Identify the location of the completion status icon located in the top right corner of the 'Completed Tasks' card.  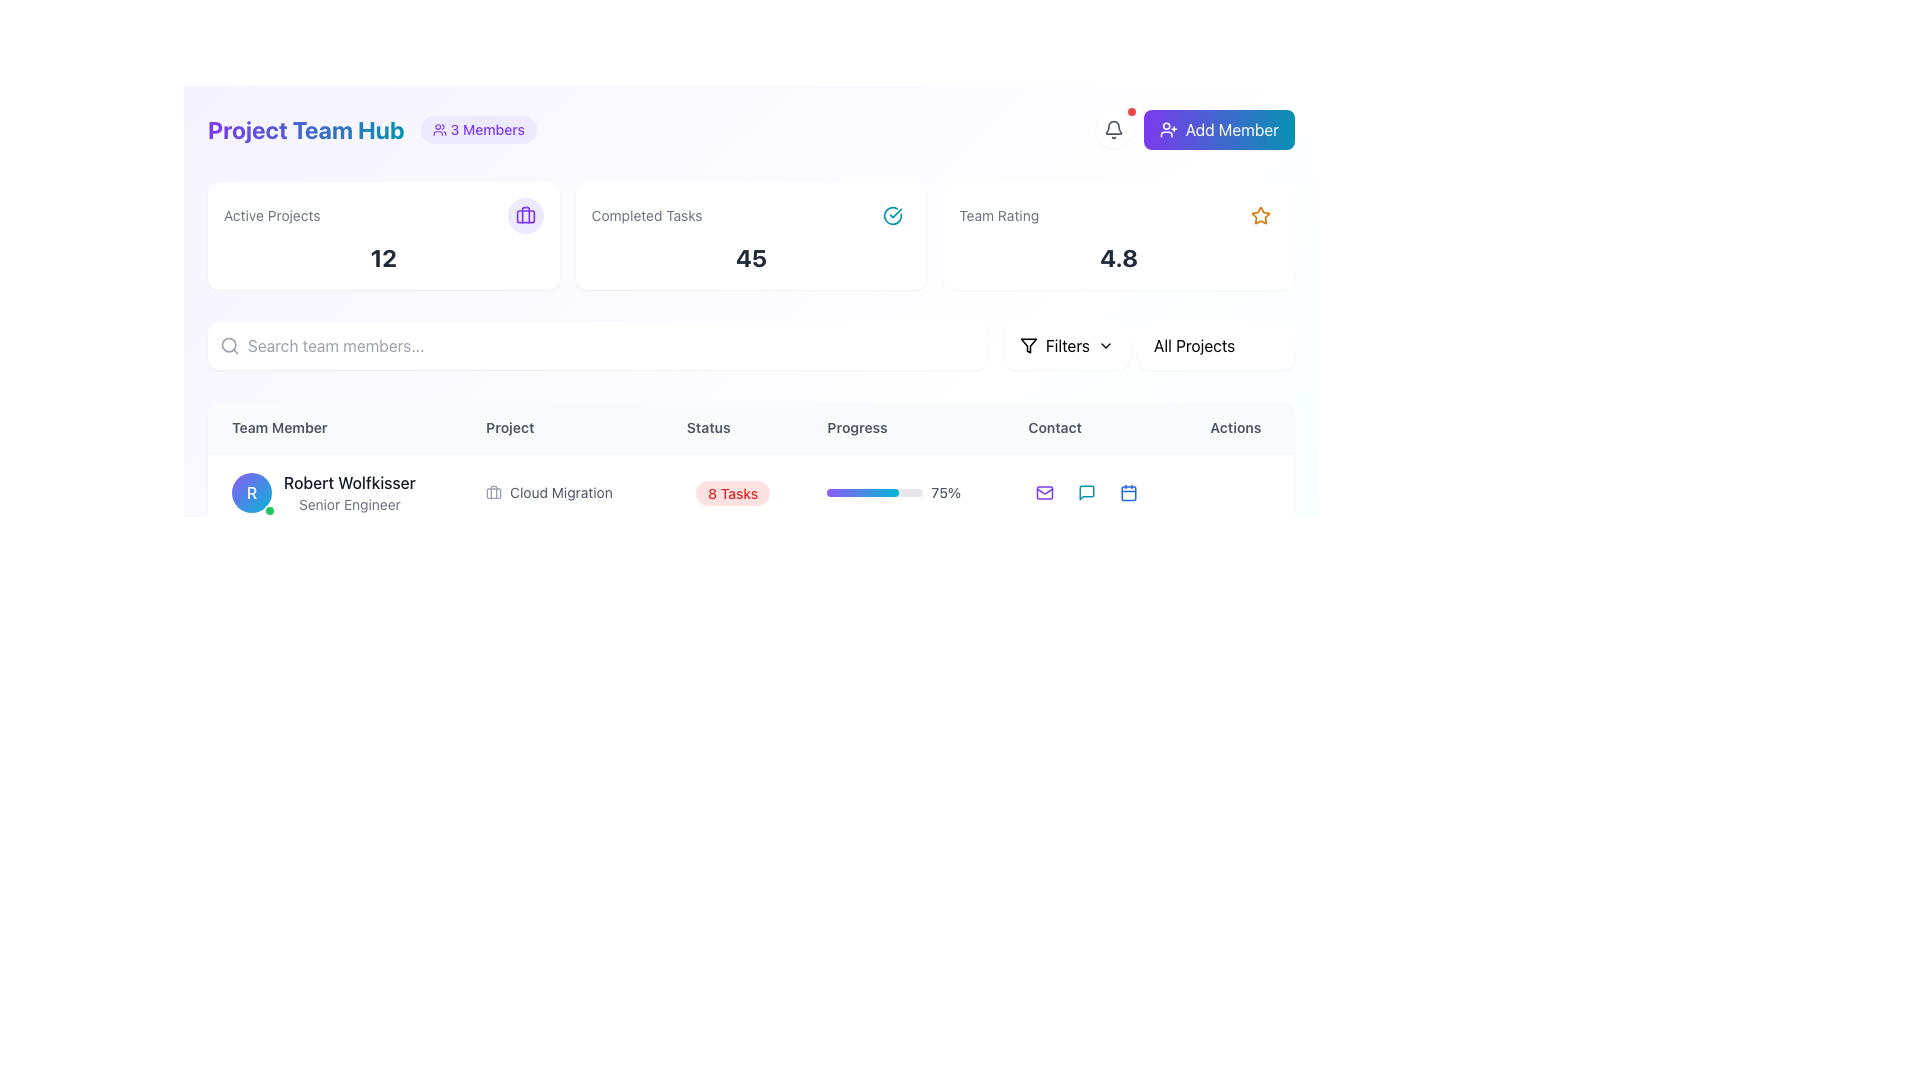
(892, 216).